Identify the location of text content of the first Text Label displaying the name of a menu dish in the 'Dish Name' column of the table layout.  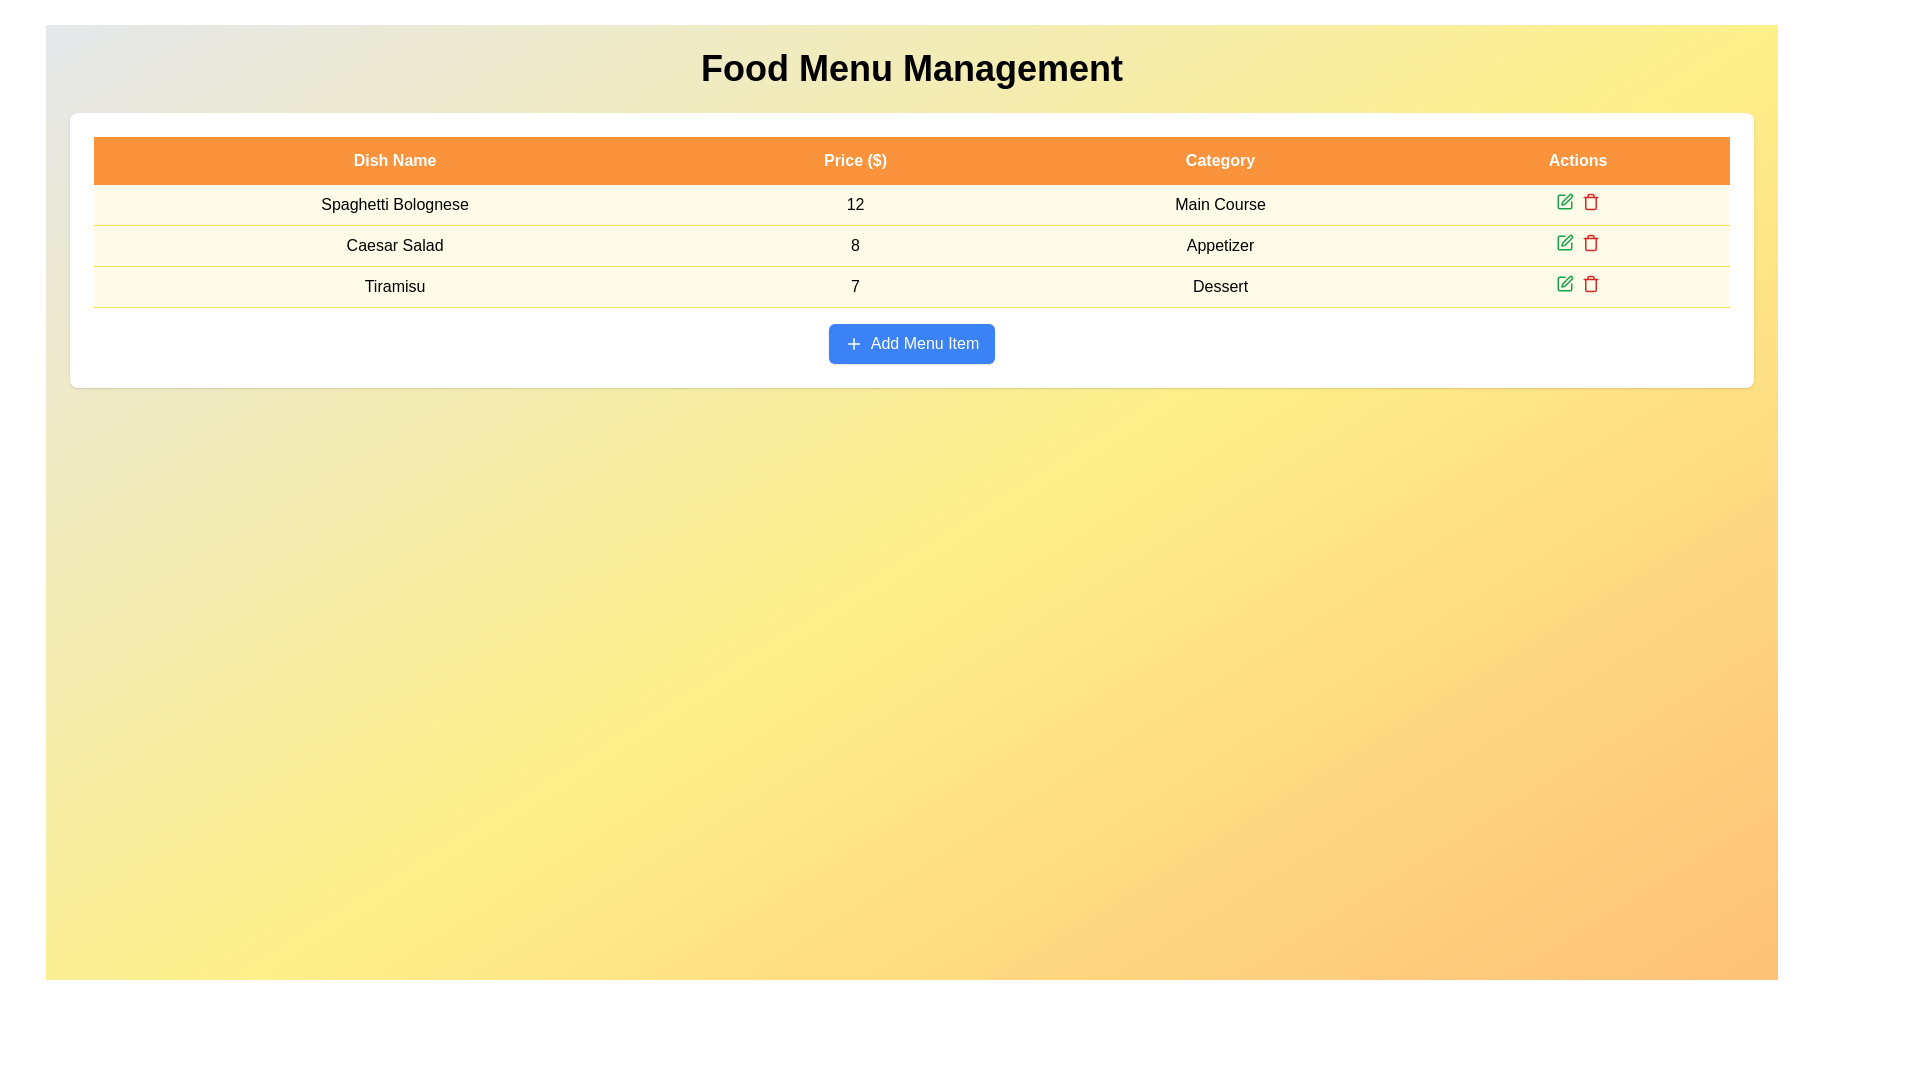
(395, 205).